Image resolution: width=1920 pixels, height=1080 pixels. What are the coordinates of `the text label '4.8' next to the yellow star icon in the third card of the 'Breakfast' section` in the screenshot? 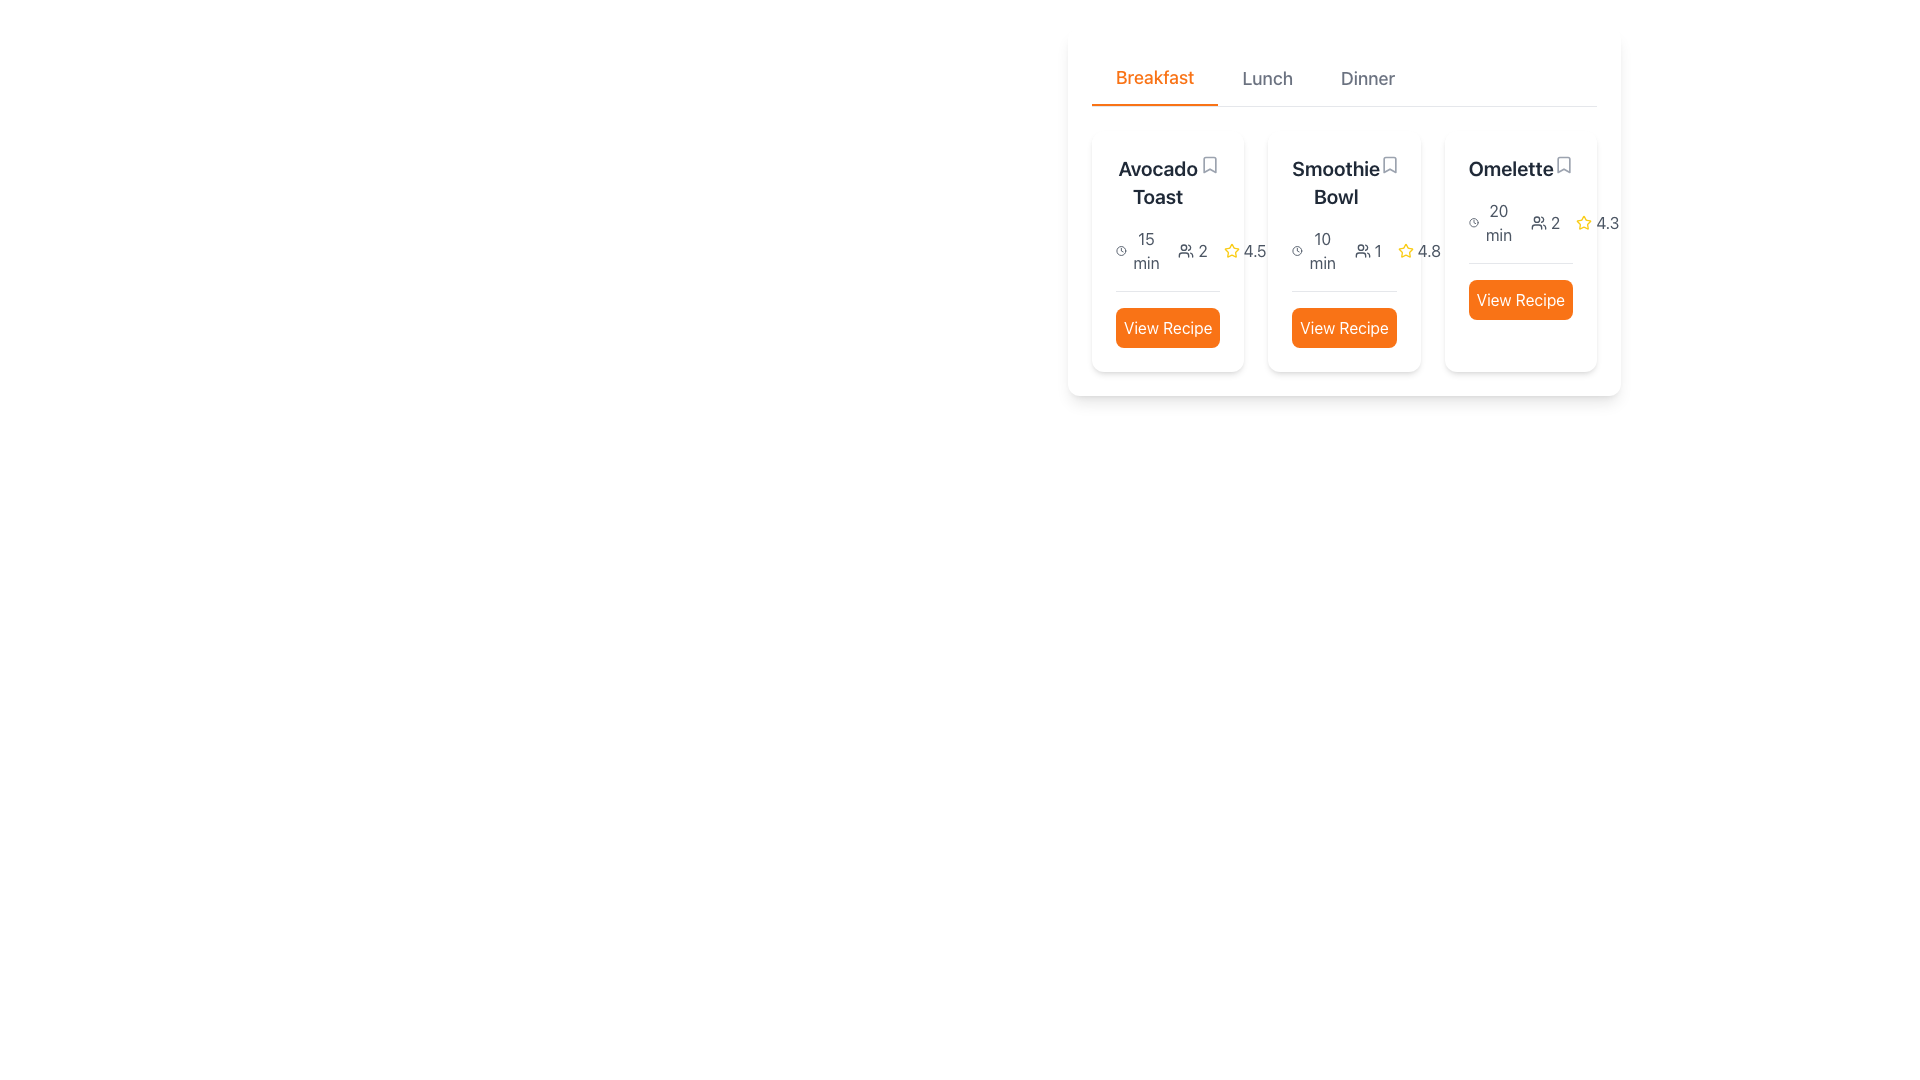 It's located at (1418, 249).